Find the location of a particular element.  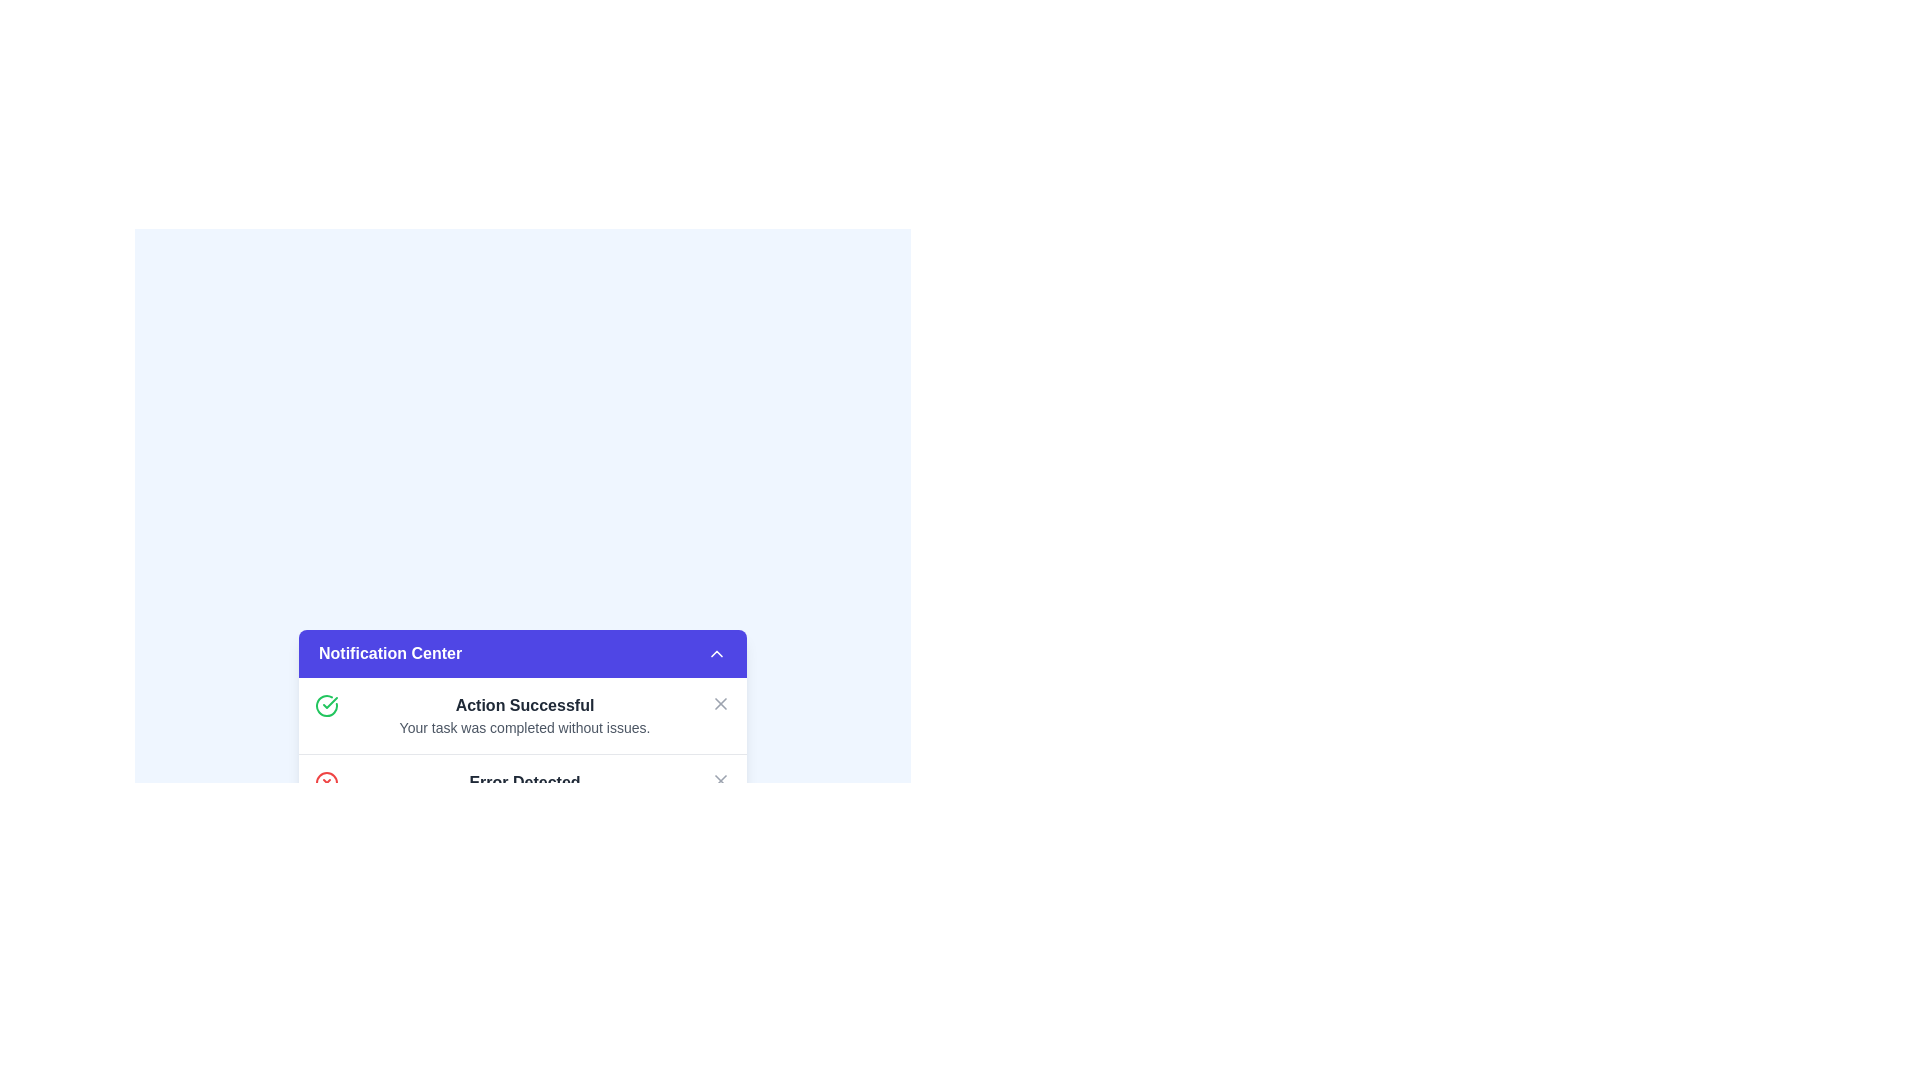

the Close button represented by an 'X' SVG icon located at the far-right end of the notification card to provide visual feedback is located at coordinates (720, 703).